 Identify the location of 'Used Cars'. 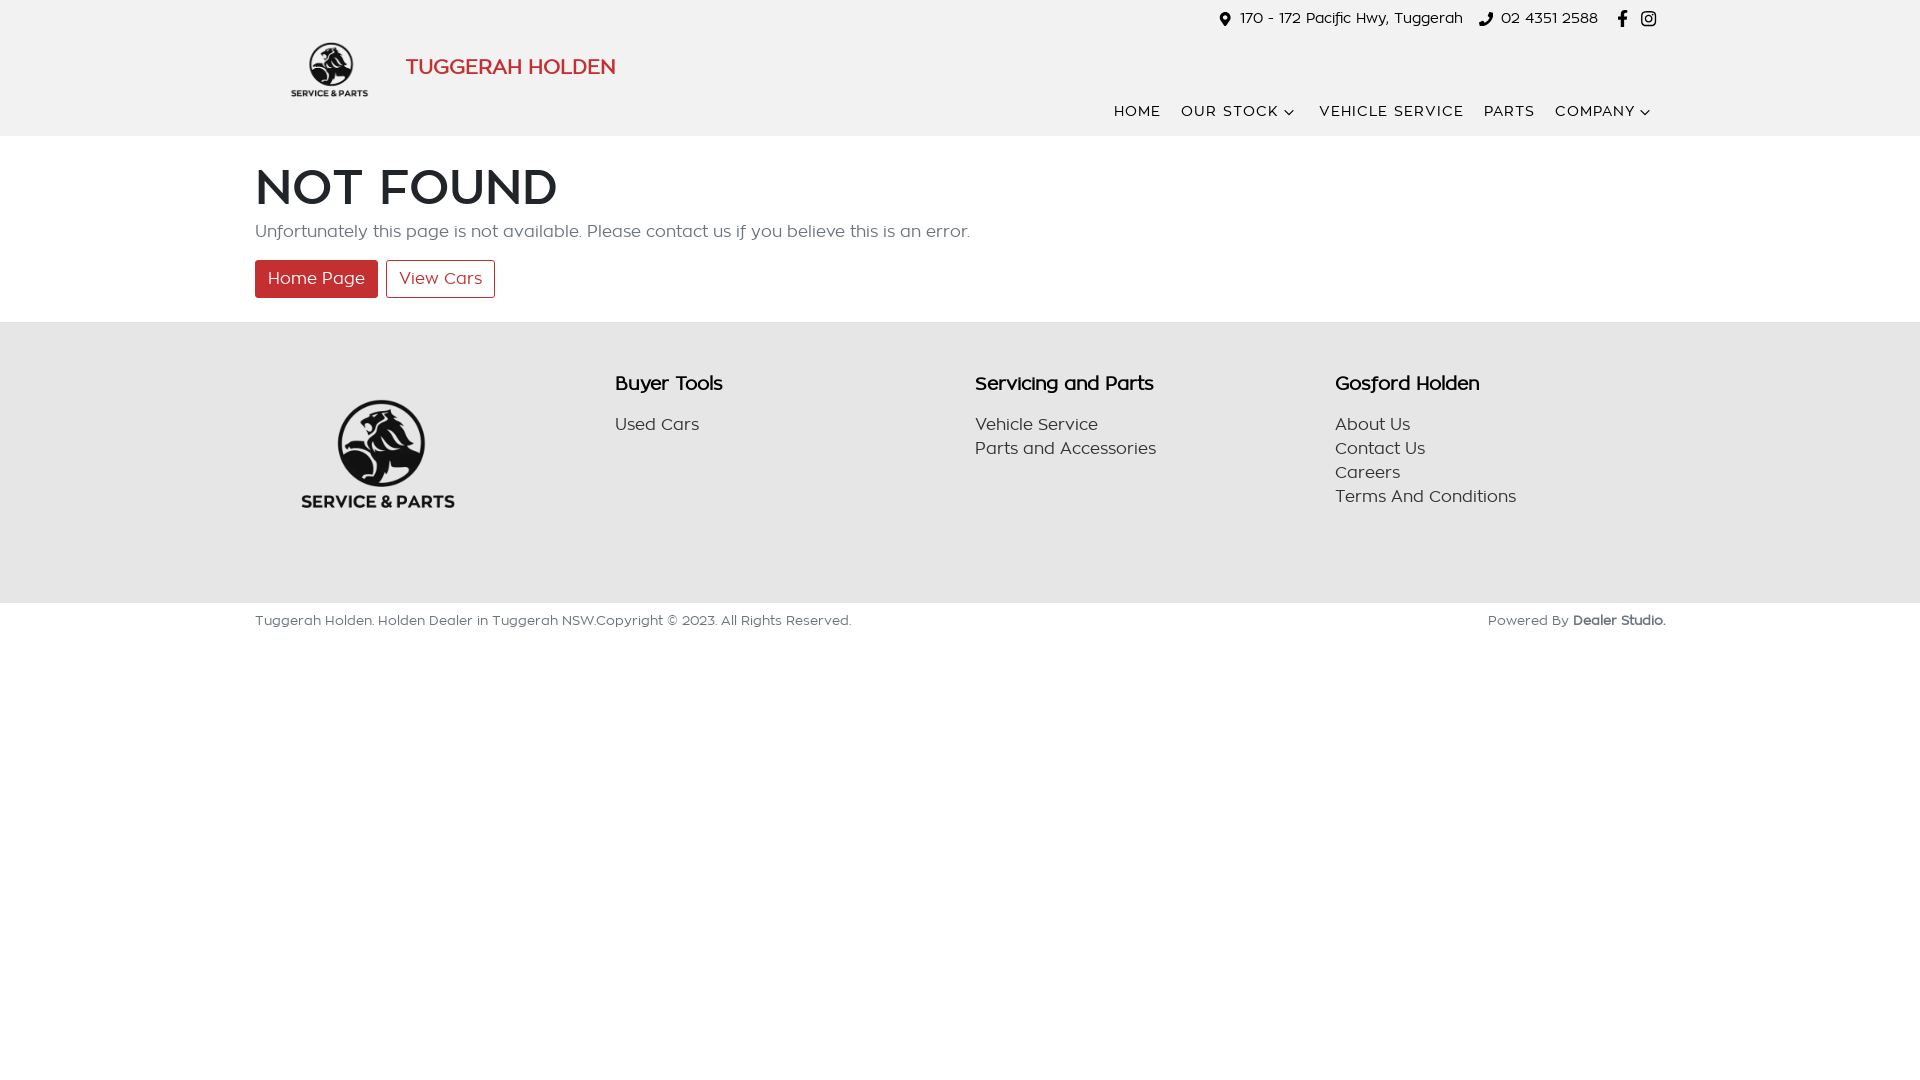
(657, 423).